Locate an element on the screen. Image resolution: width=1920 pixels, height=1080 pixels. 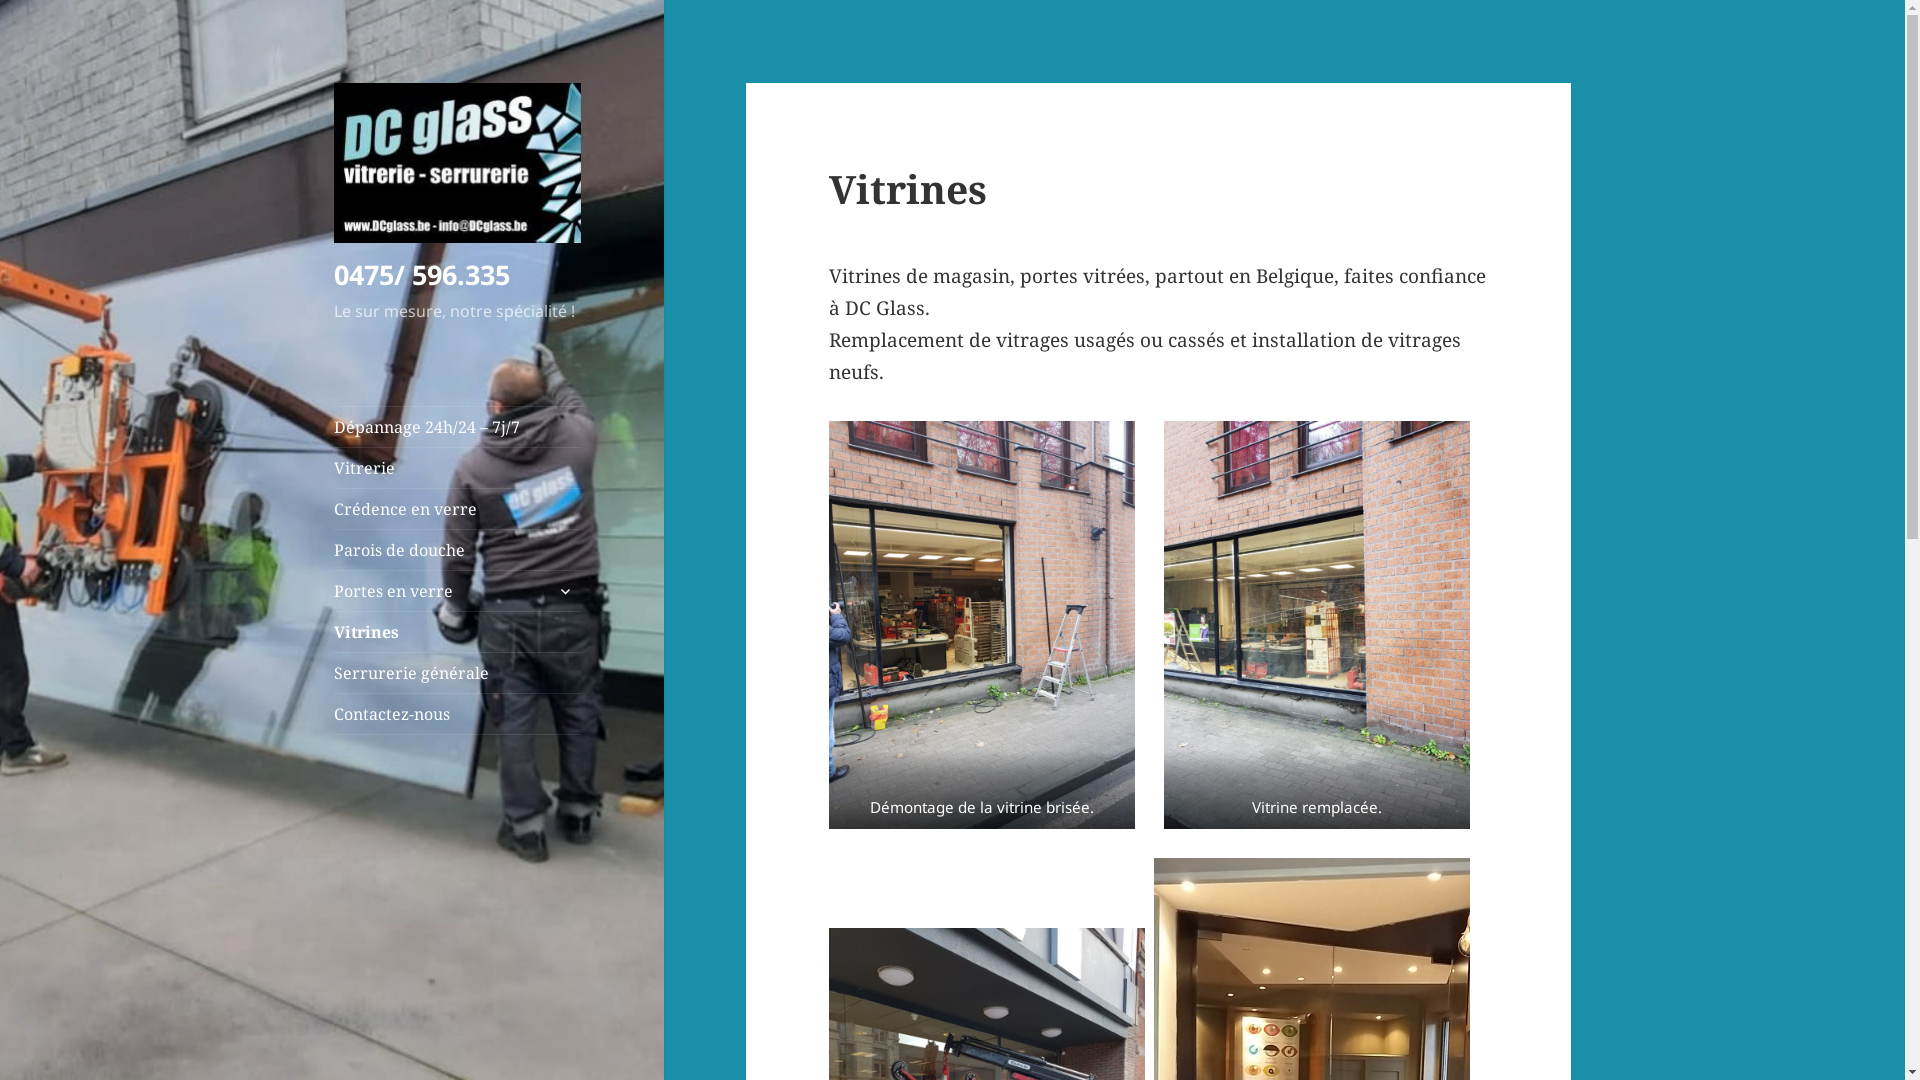
'Portes en verre' is located at coordinates (456, 589).